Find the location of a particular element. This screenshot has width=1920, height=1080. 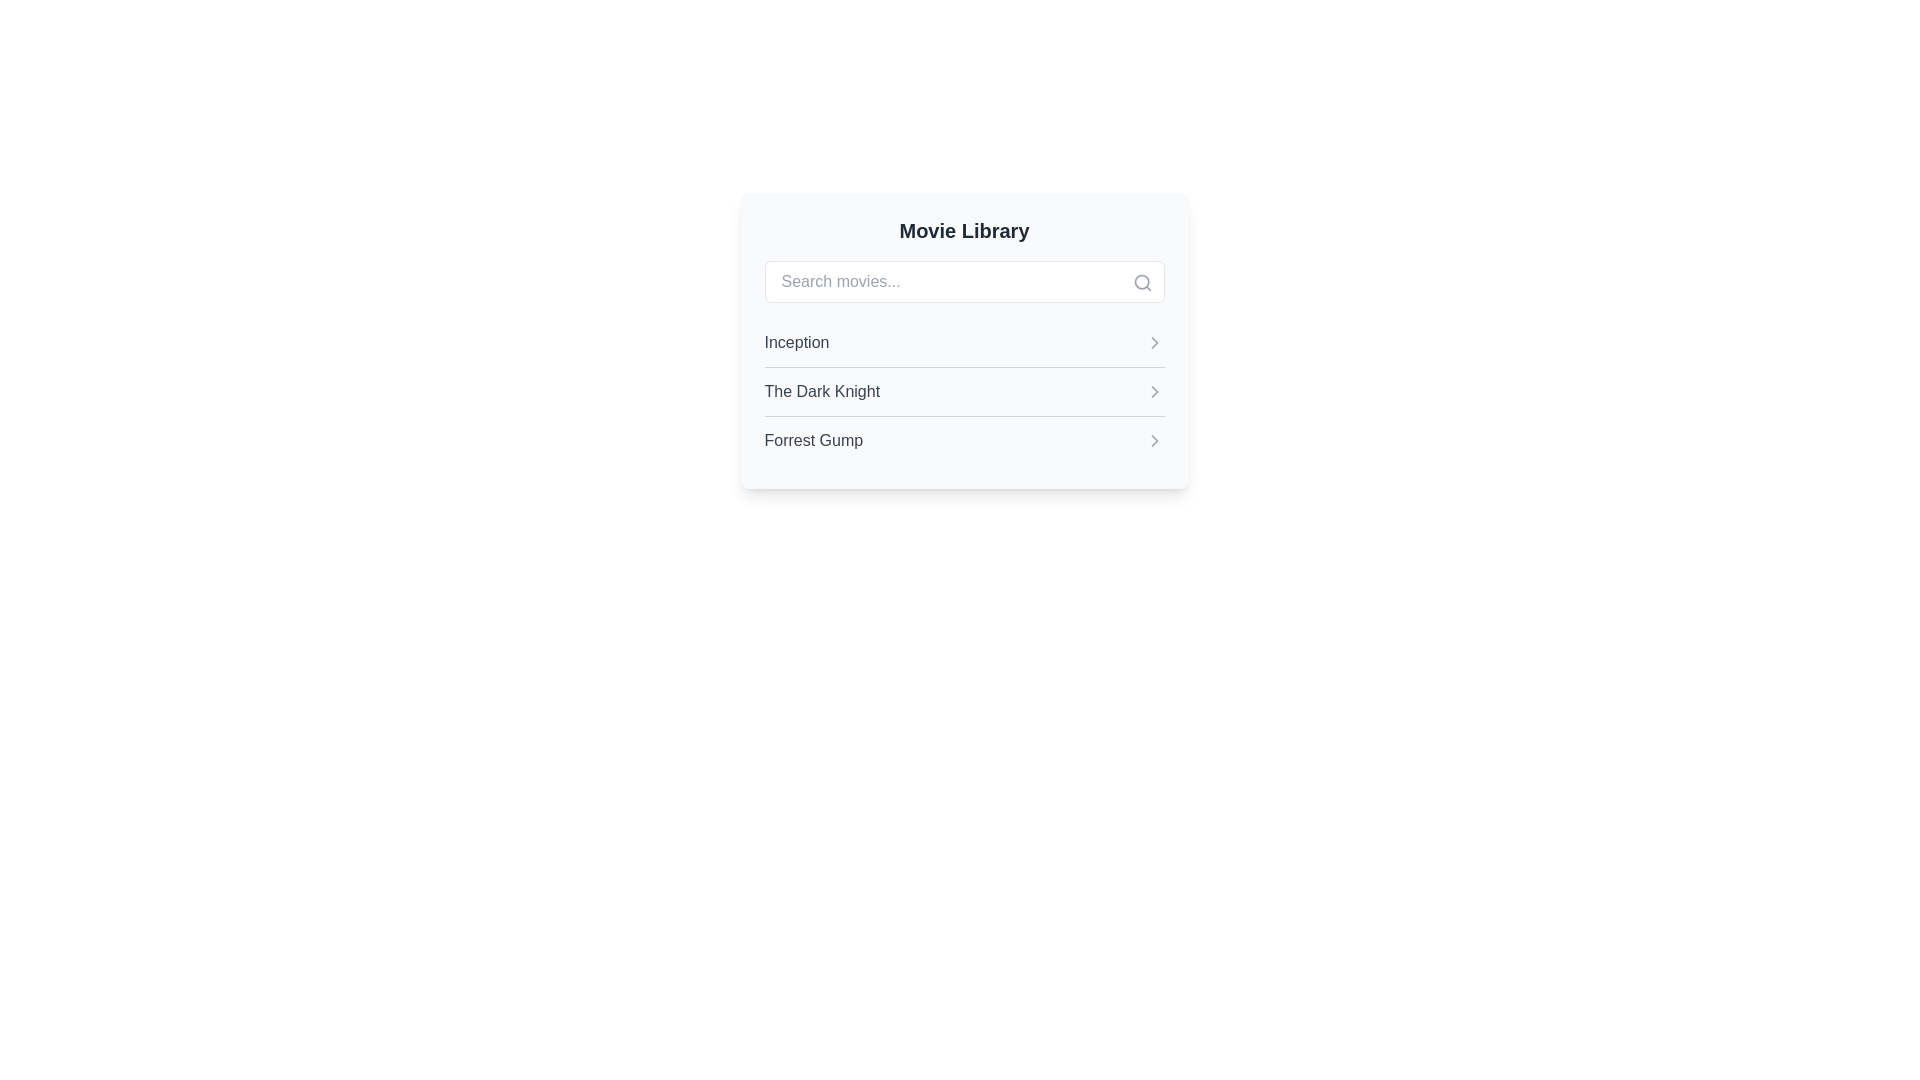

the right arrow icon styled with a gray color, located to the right of the text 'The Dark Knight', for tooltip or visual feedback is located at coordinates (1154, 392).